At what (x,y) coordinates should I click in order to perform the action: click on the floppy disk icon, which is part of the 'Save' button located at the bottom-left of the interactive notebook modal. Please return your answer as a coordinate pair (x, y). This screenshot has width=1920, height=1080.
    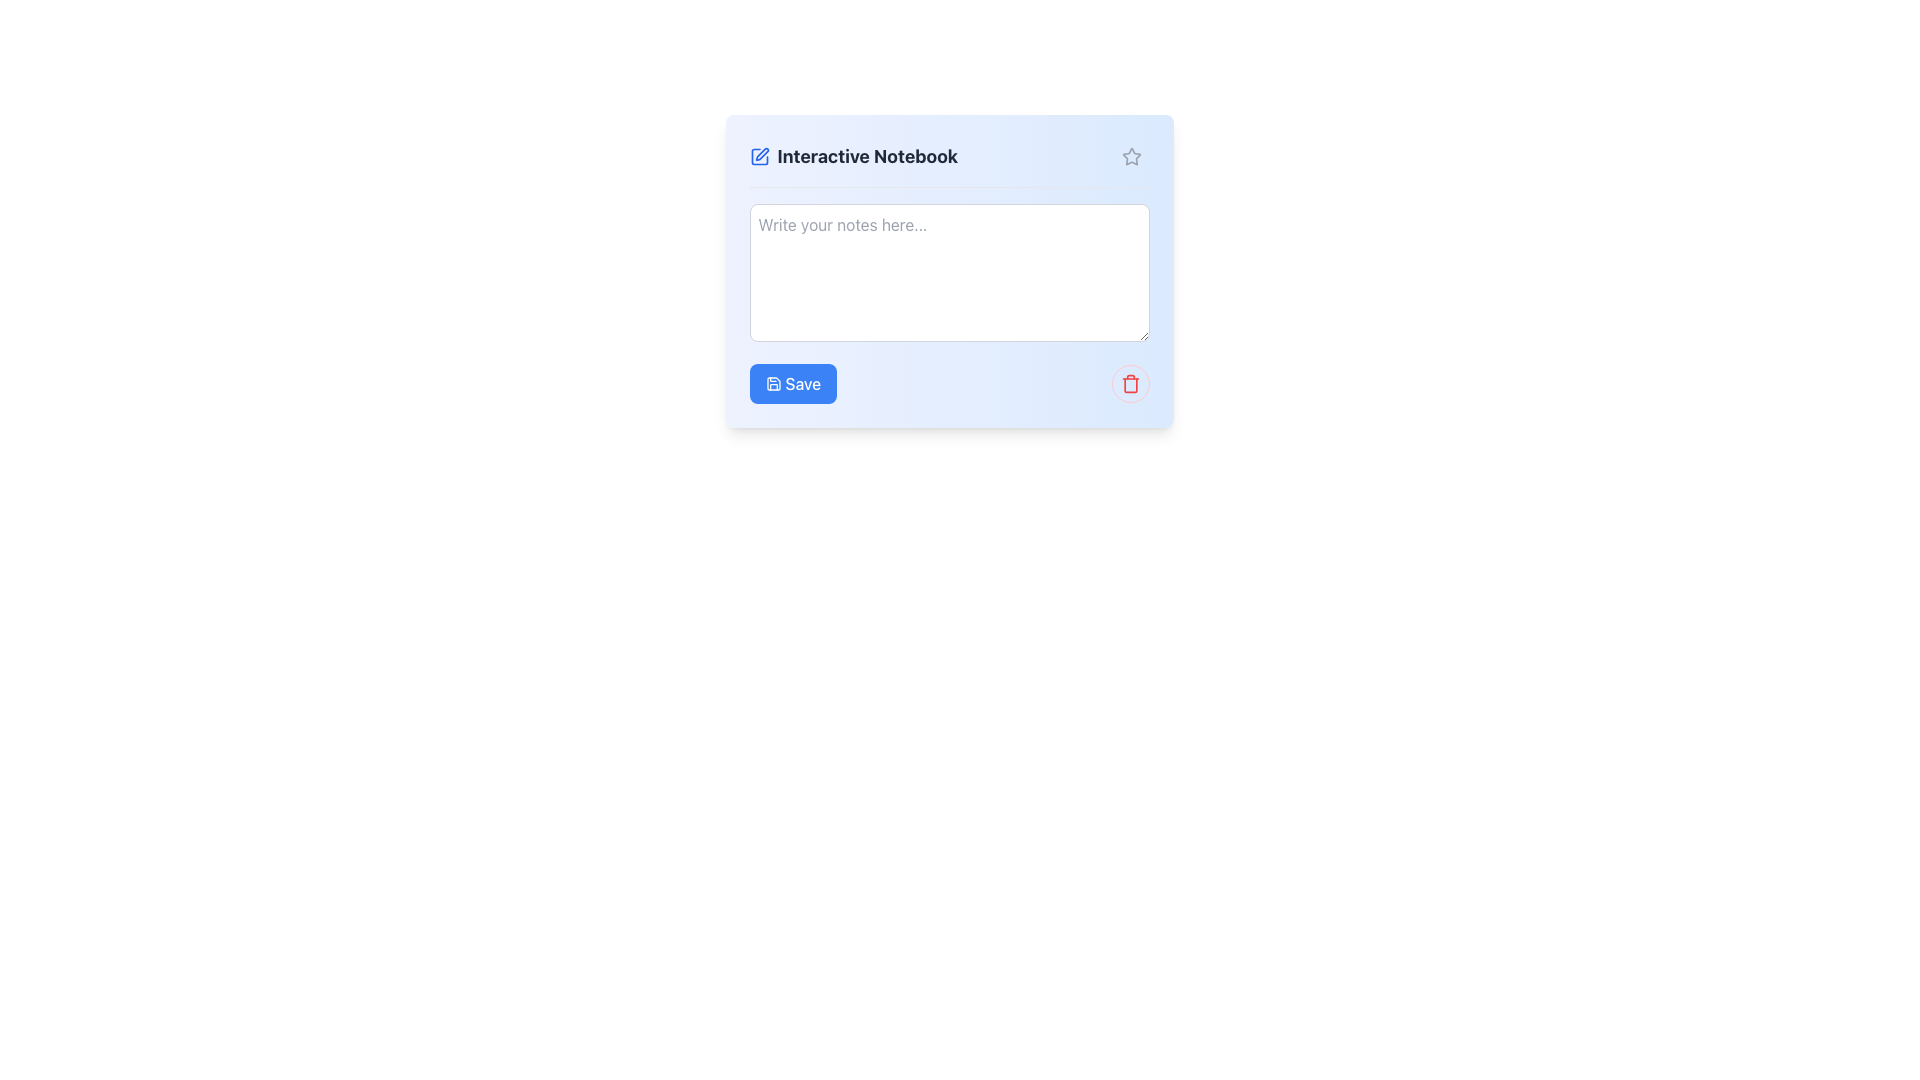
    Looking at the image, I should click on (772, 384).